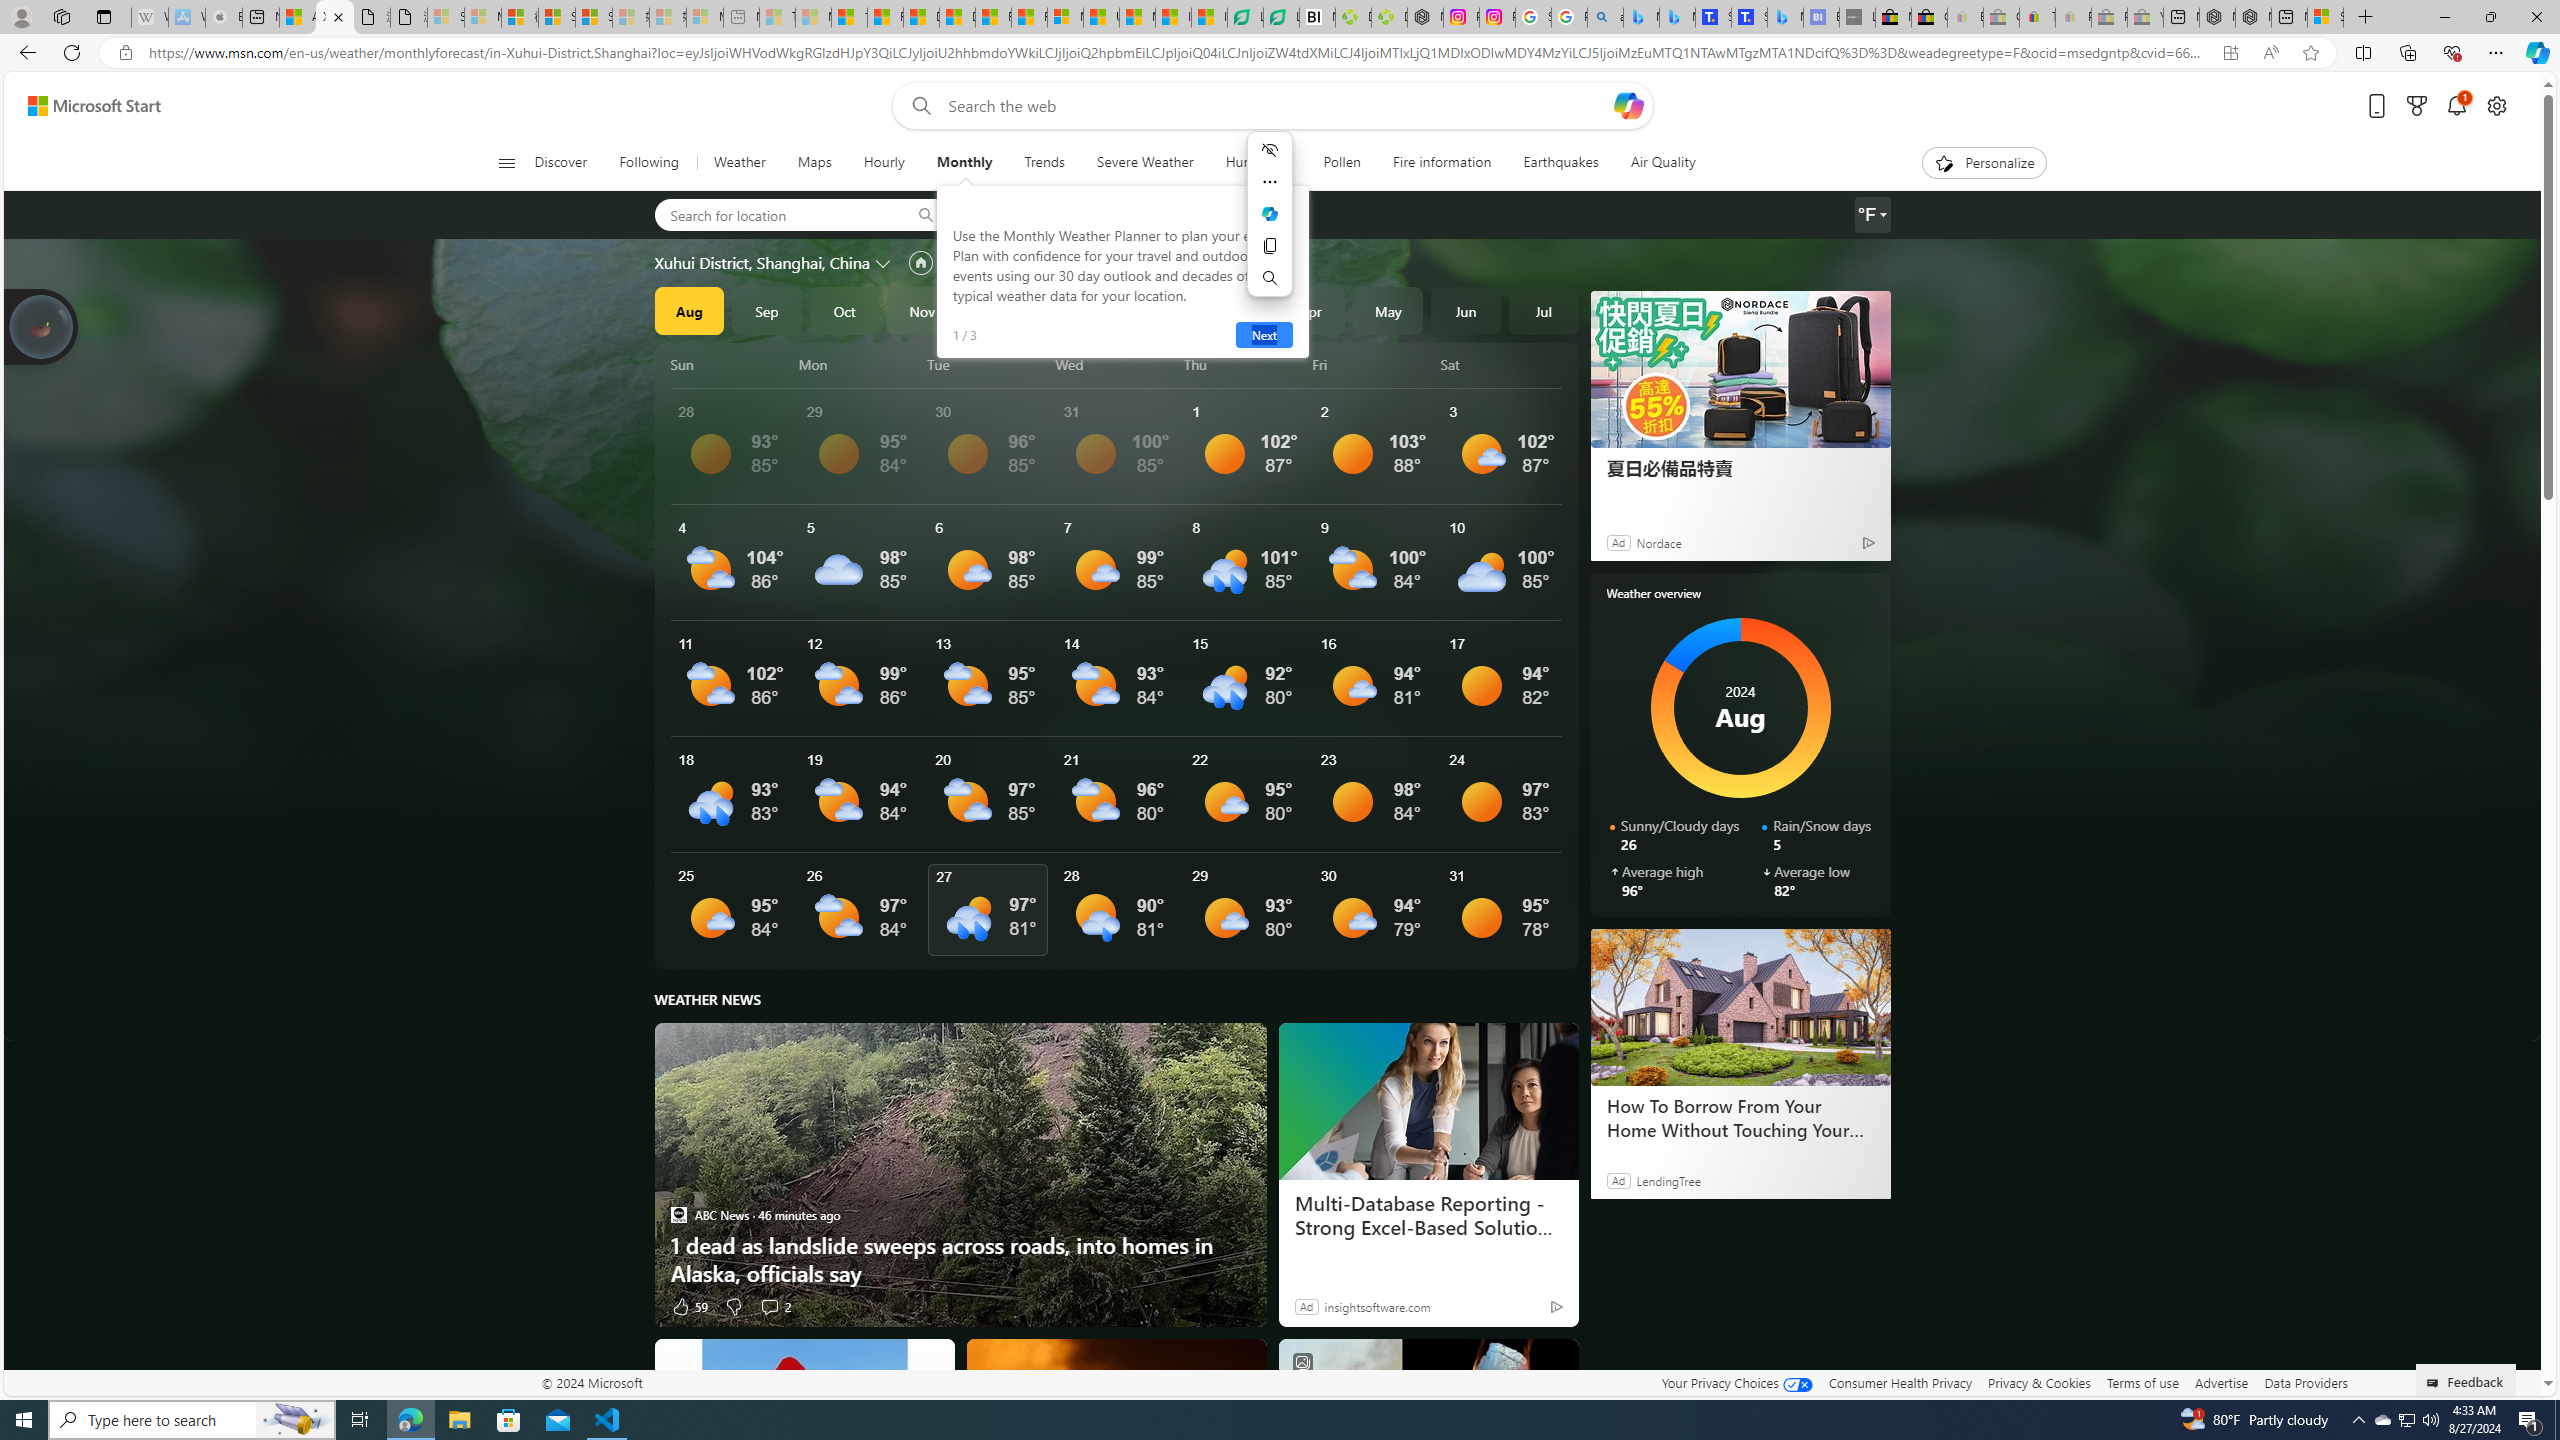  Describe the element at coordinates (1542, 310) in the screenshot. I see `'Jul'` at that location.